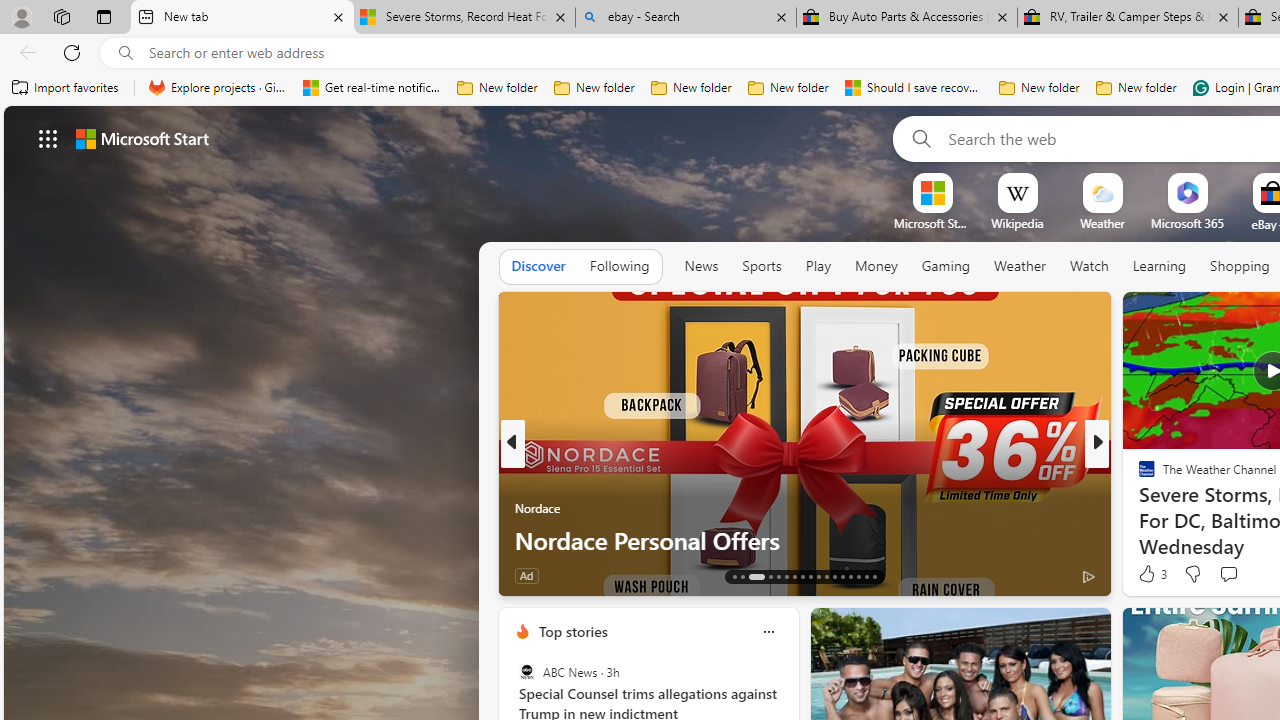 This screenshot has width=1280, height=720. Describe the element at coordinates (1152, 575) in the screenshot. I see `'102 Like'` at that location.